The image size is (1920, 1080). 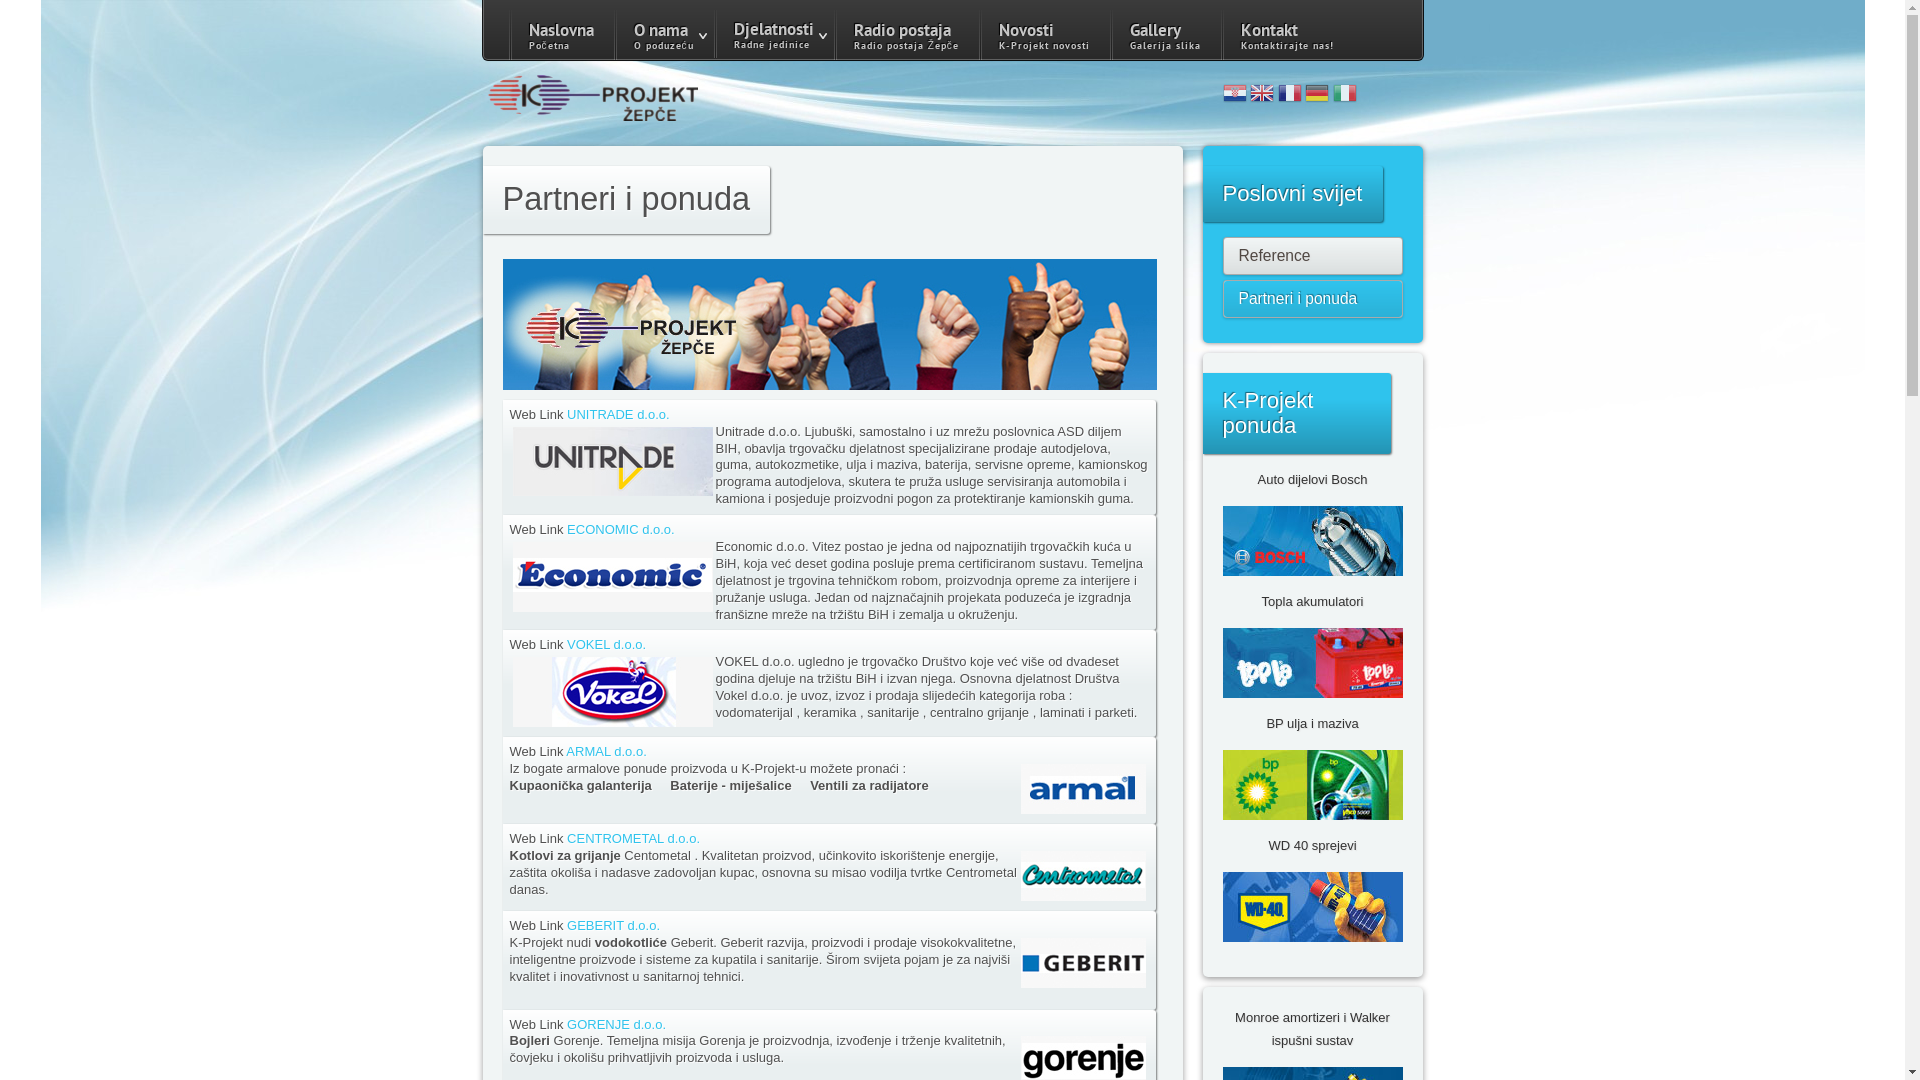 I want to click on 'GEBERIT d.o.o.', so click(x=612, y=925).